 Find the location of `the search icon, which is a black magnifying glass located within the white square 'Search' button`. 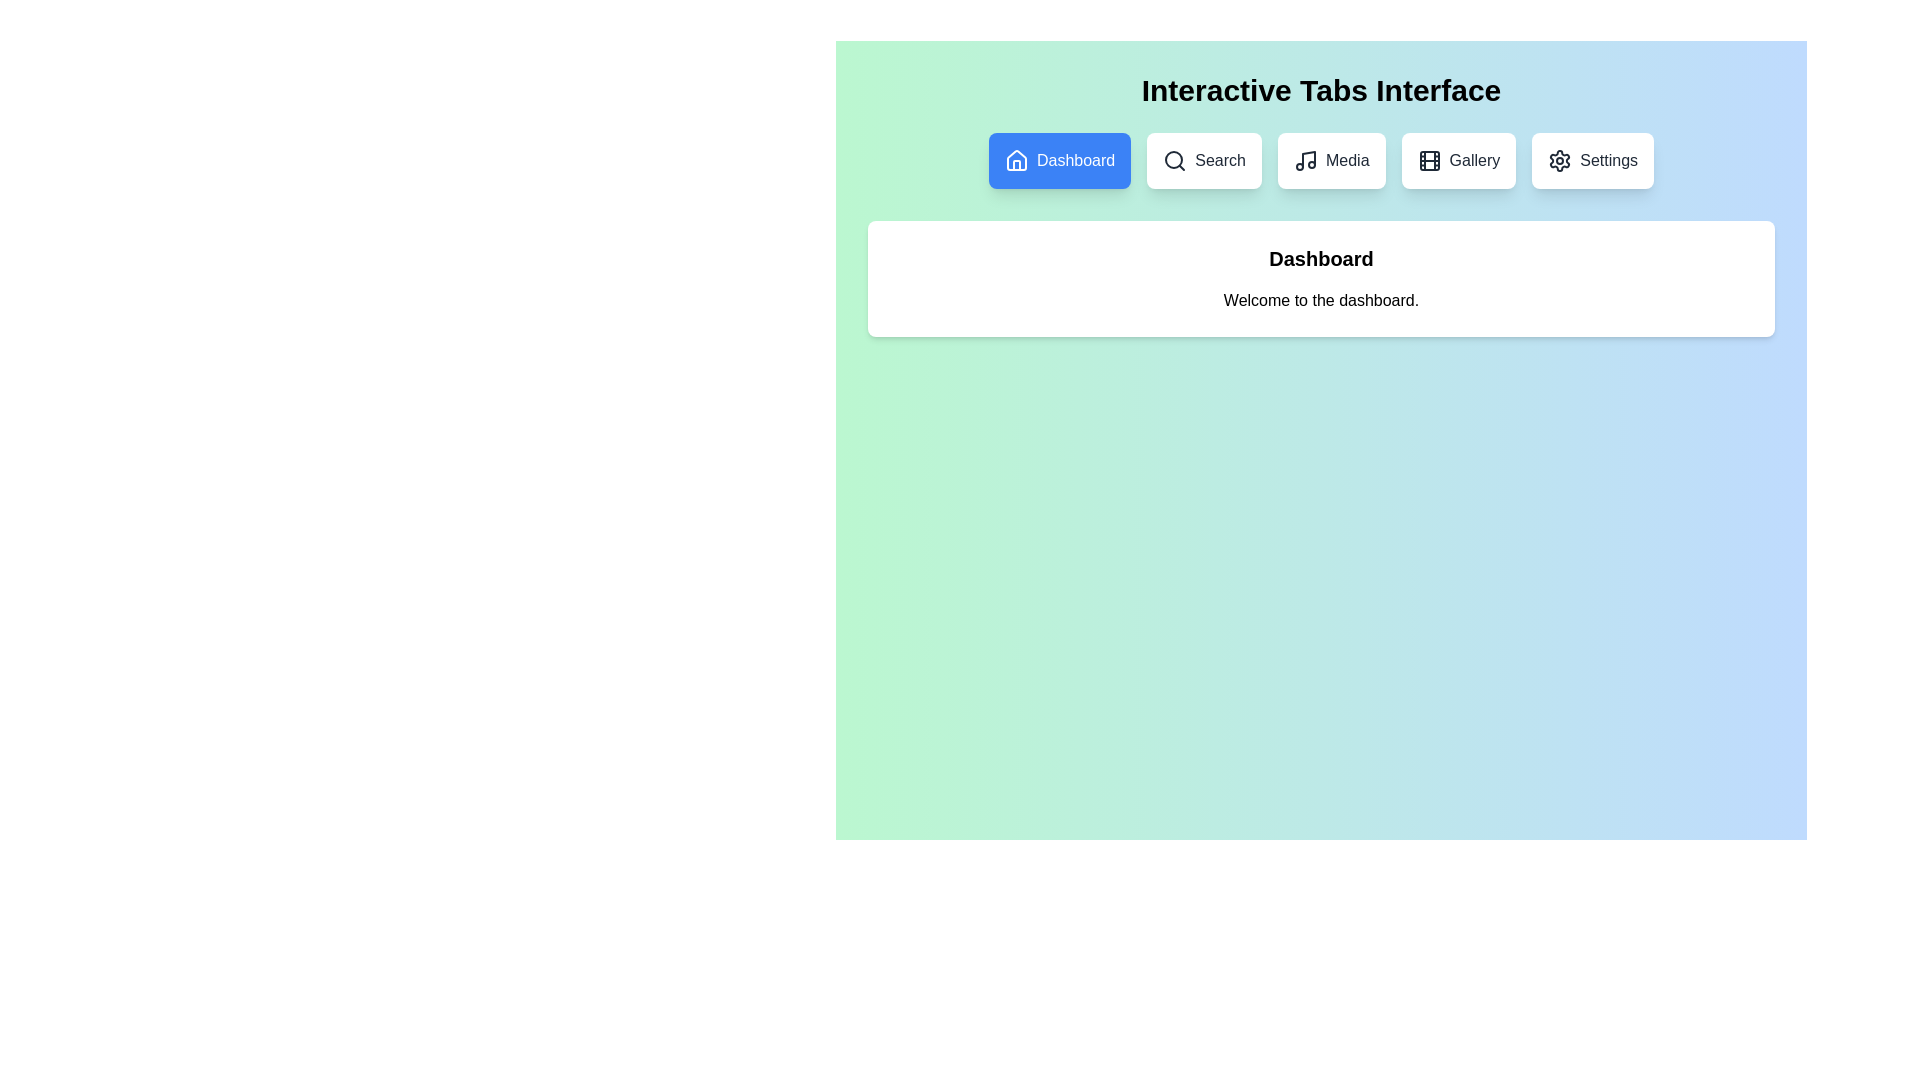

the search icon, which is a black magnifying glass located within the white square 'Search' button is located at coordinates (1175, 160).